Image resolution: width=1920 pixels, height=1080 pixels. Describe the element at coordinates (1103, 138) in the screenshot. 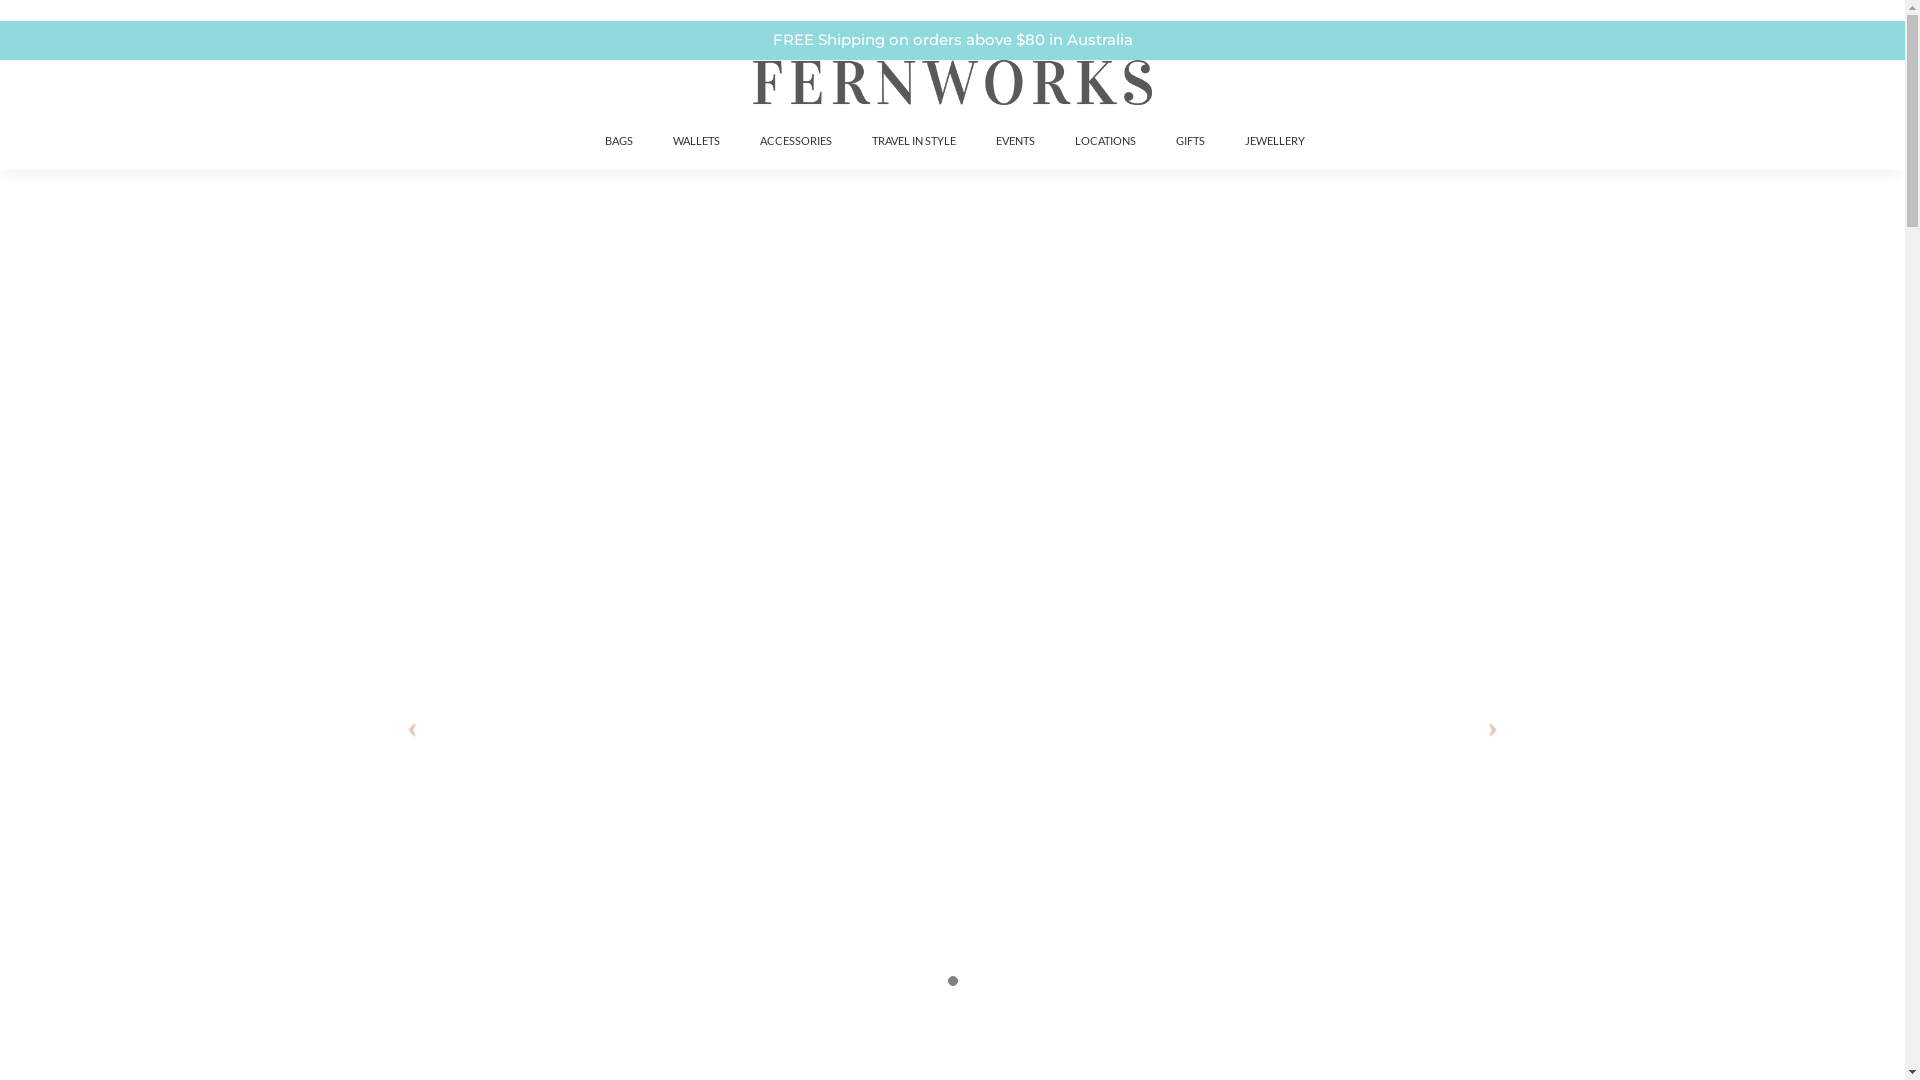

I see `'LOCATIONS'` at that location.